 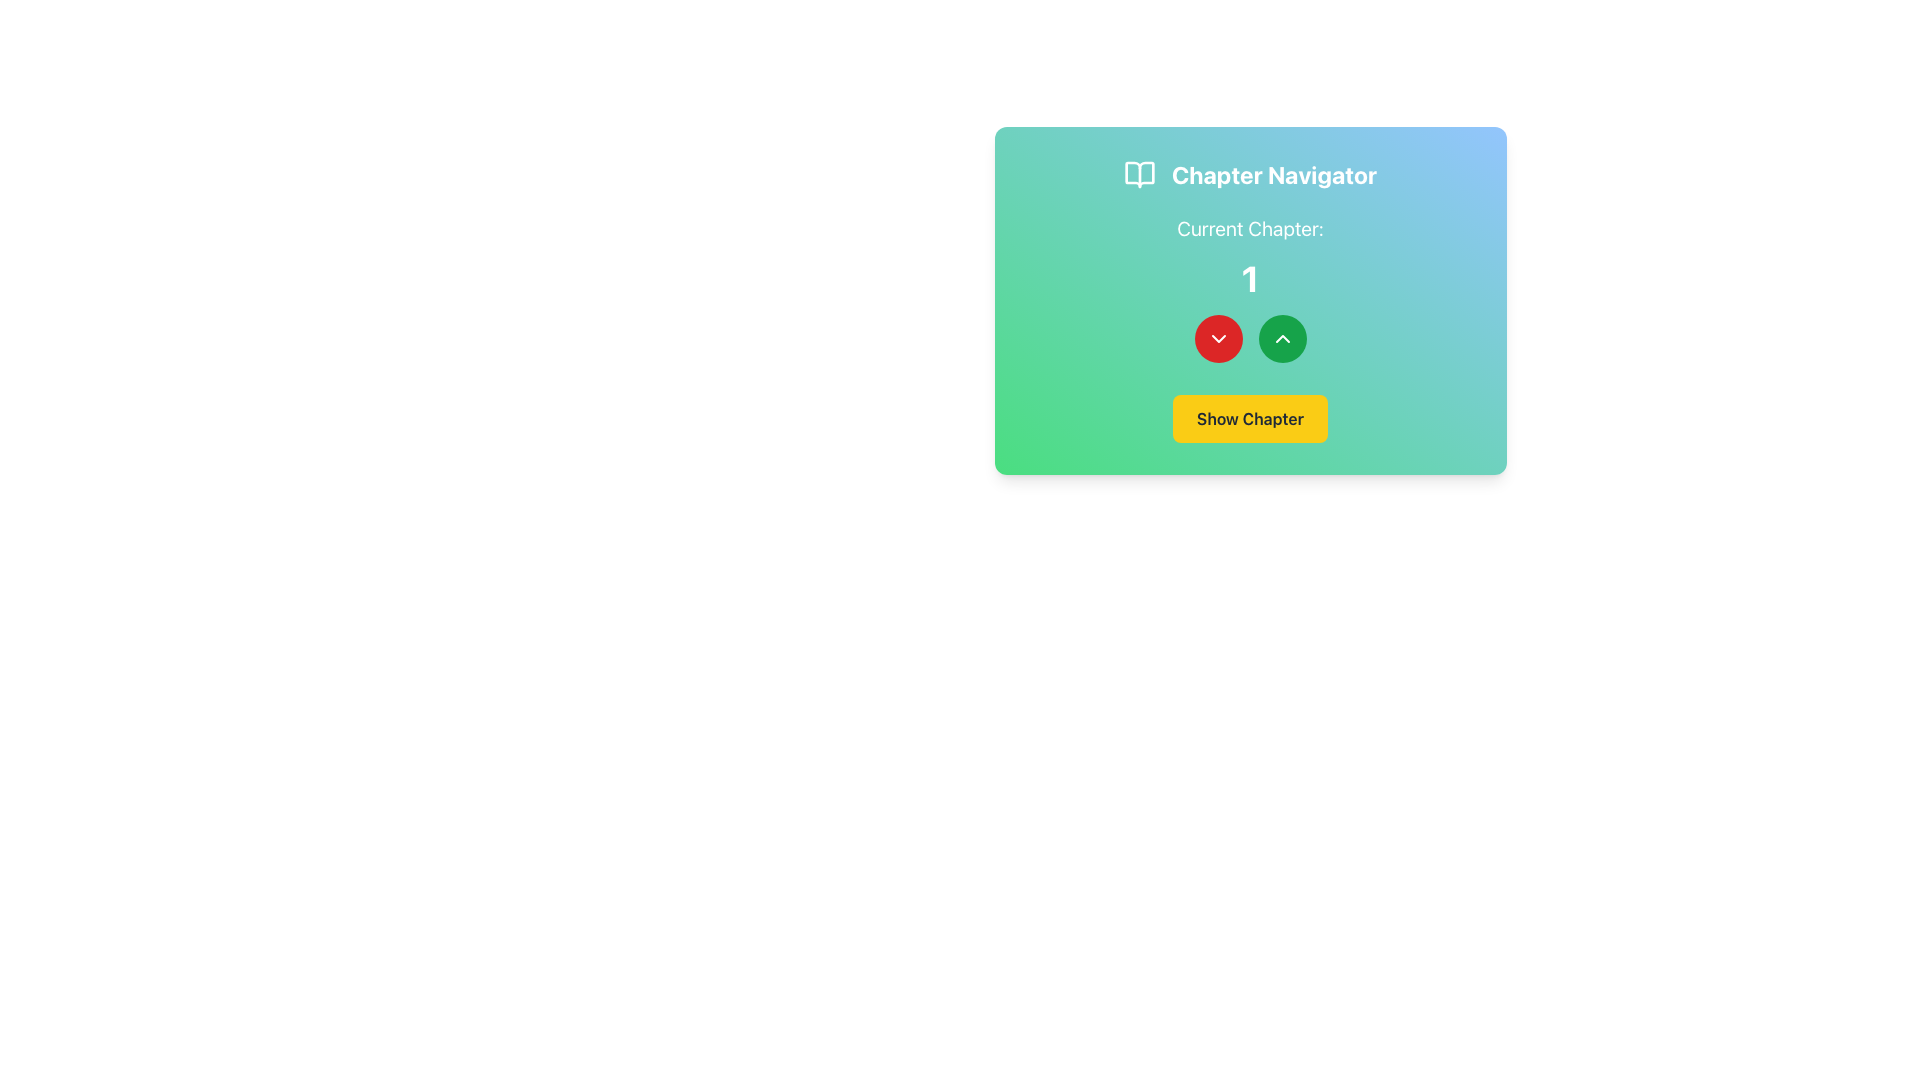 I want to click on the red circular button with the downward arrow located below the text 'Current Chapter: 1' to decrement the value, so click(x=1249, y=338).